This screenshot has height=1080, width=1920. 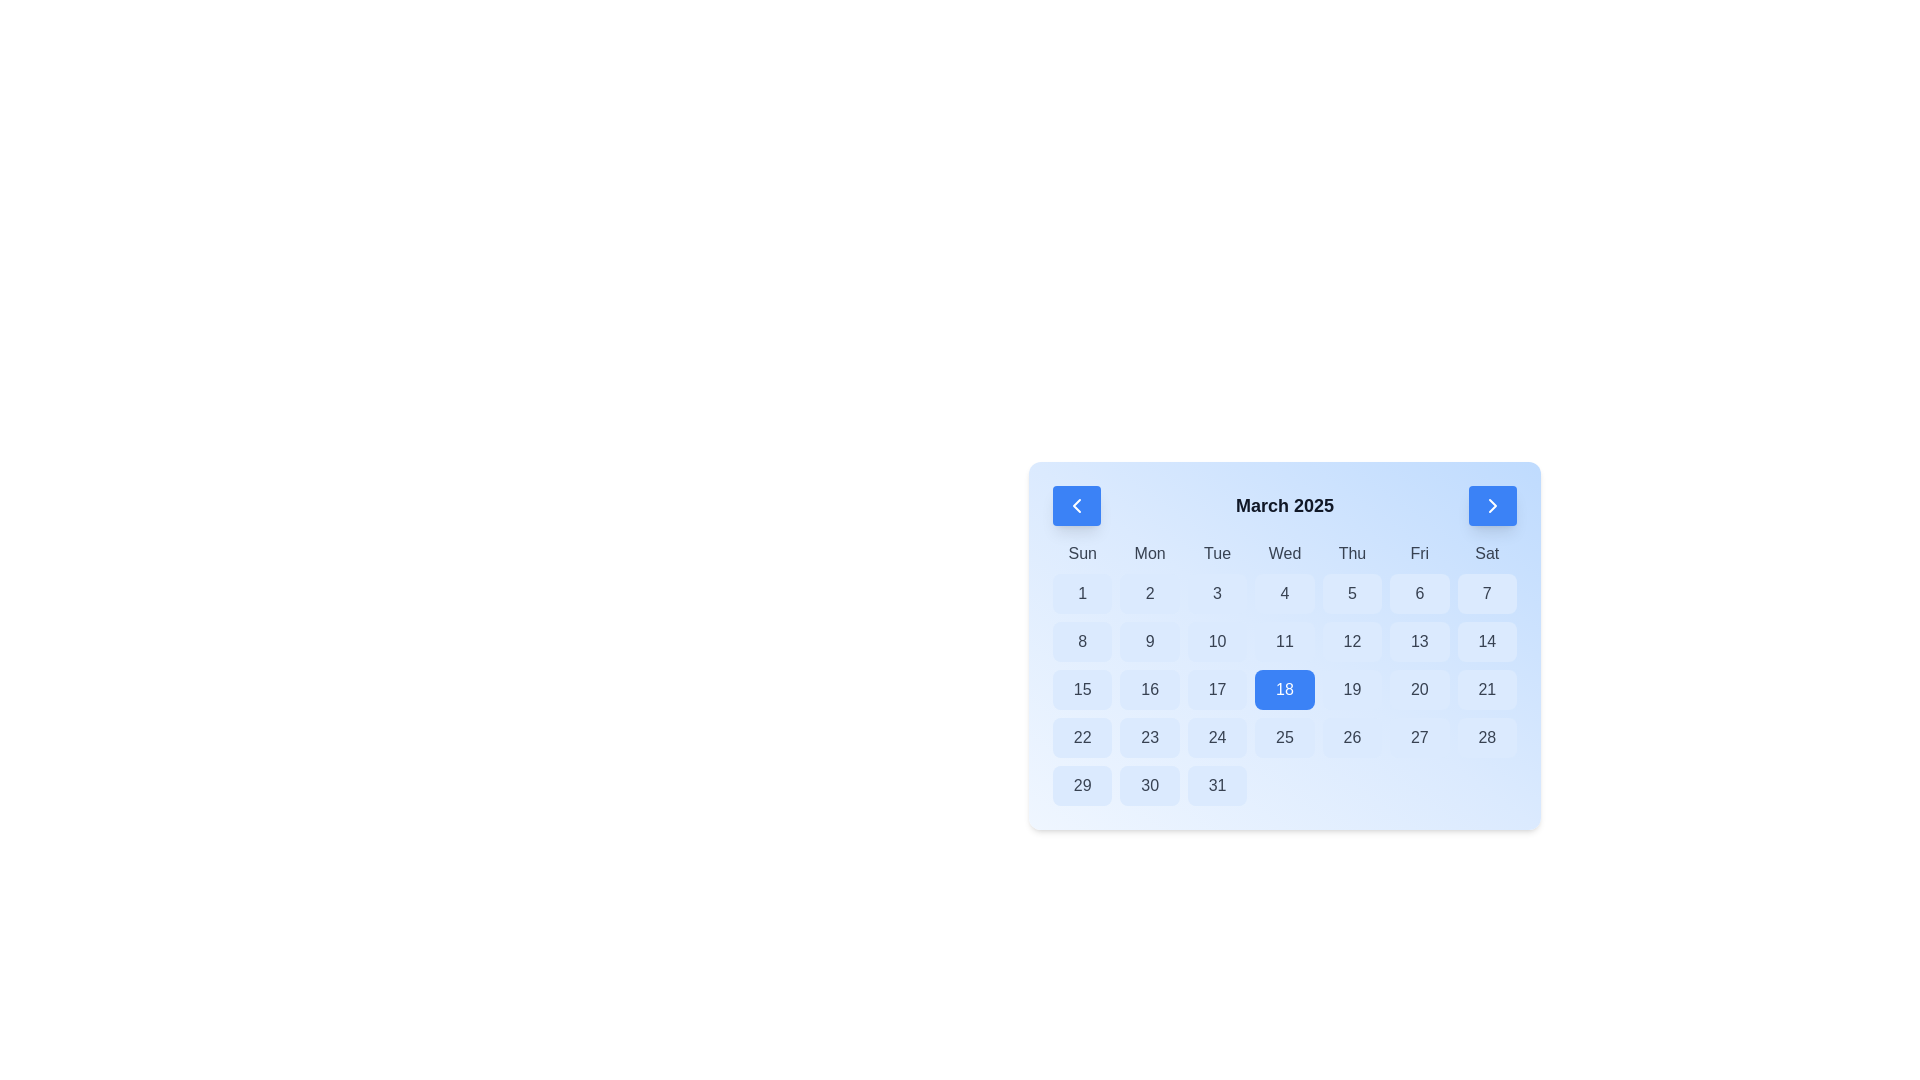 I want to click on the button labeled '30' with a light blue background in the calendar grid for March 2025, located under 'Sun' in the last row, so click(x=1150, y=785).